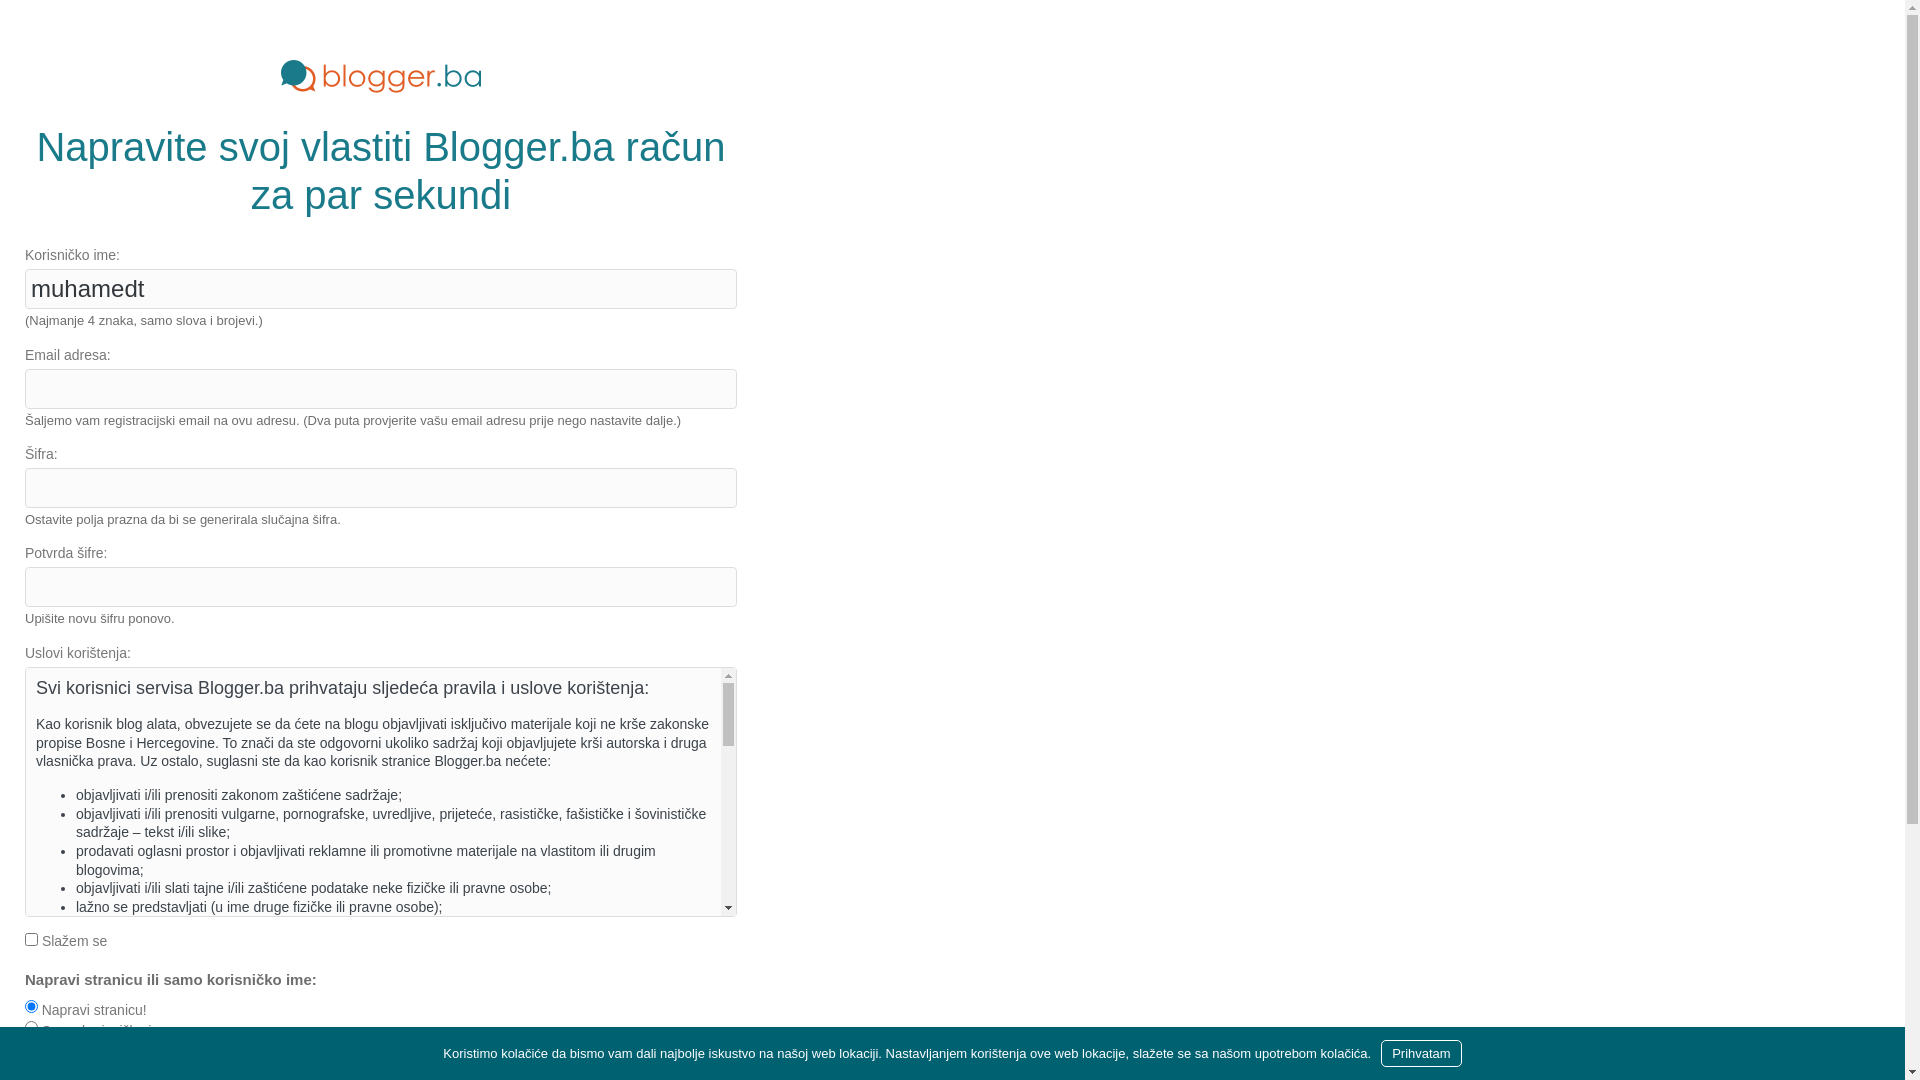 This screenshot has height=1080, width=1920. What do you see at coordinates (1420, 1052) in the screenshot?
I see `'Prihvatam'` at bounding box center [1420, 1052].